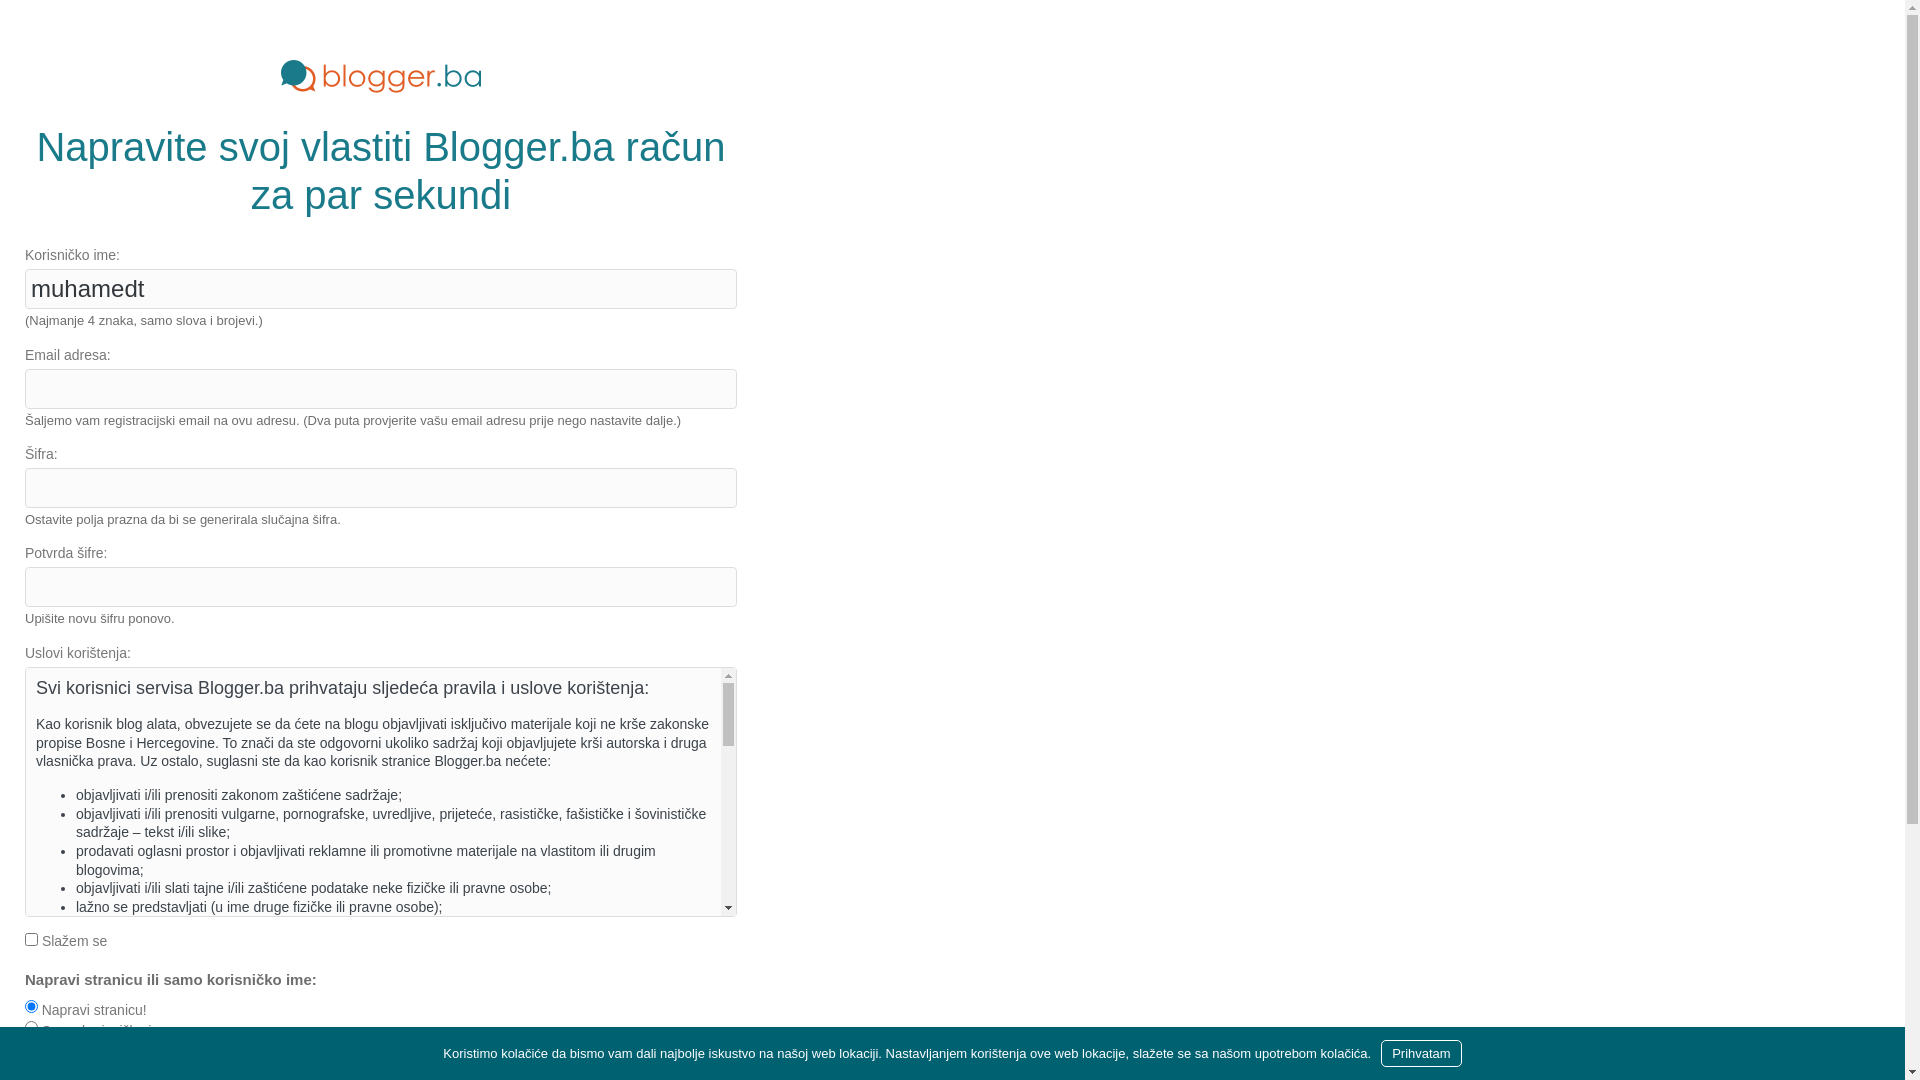 This screenshot has height=1080, width=1920. What do you see at coordinates (1420, 1052) in the screenshot?
I see `'Prihvatam'` at bounding box center [1420, 1052].